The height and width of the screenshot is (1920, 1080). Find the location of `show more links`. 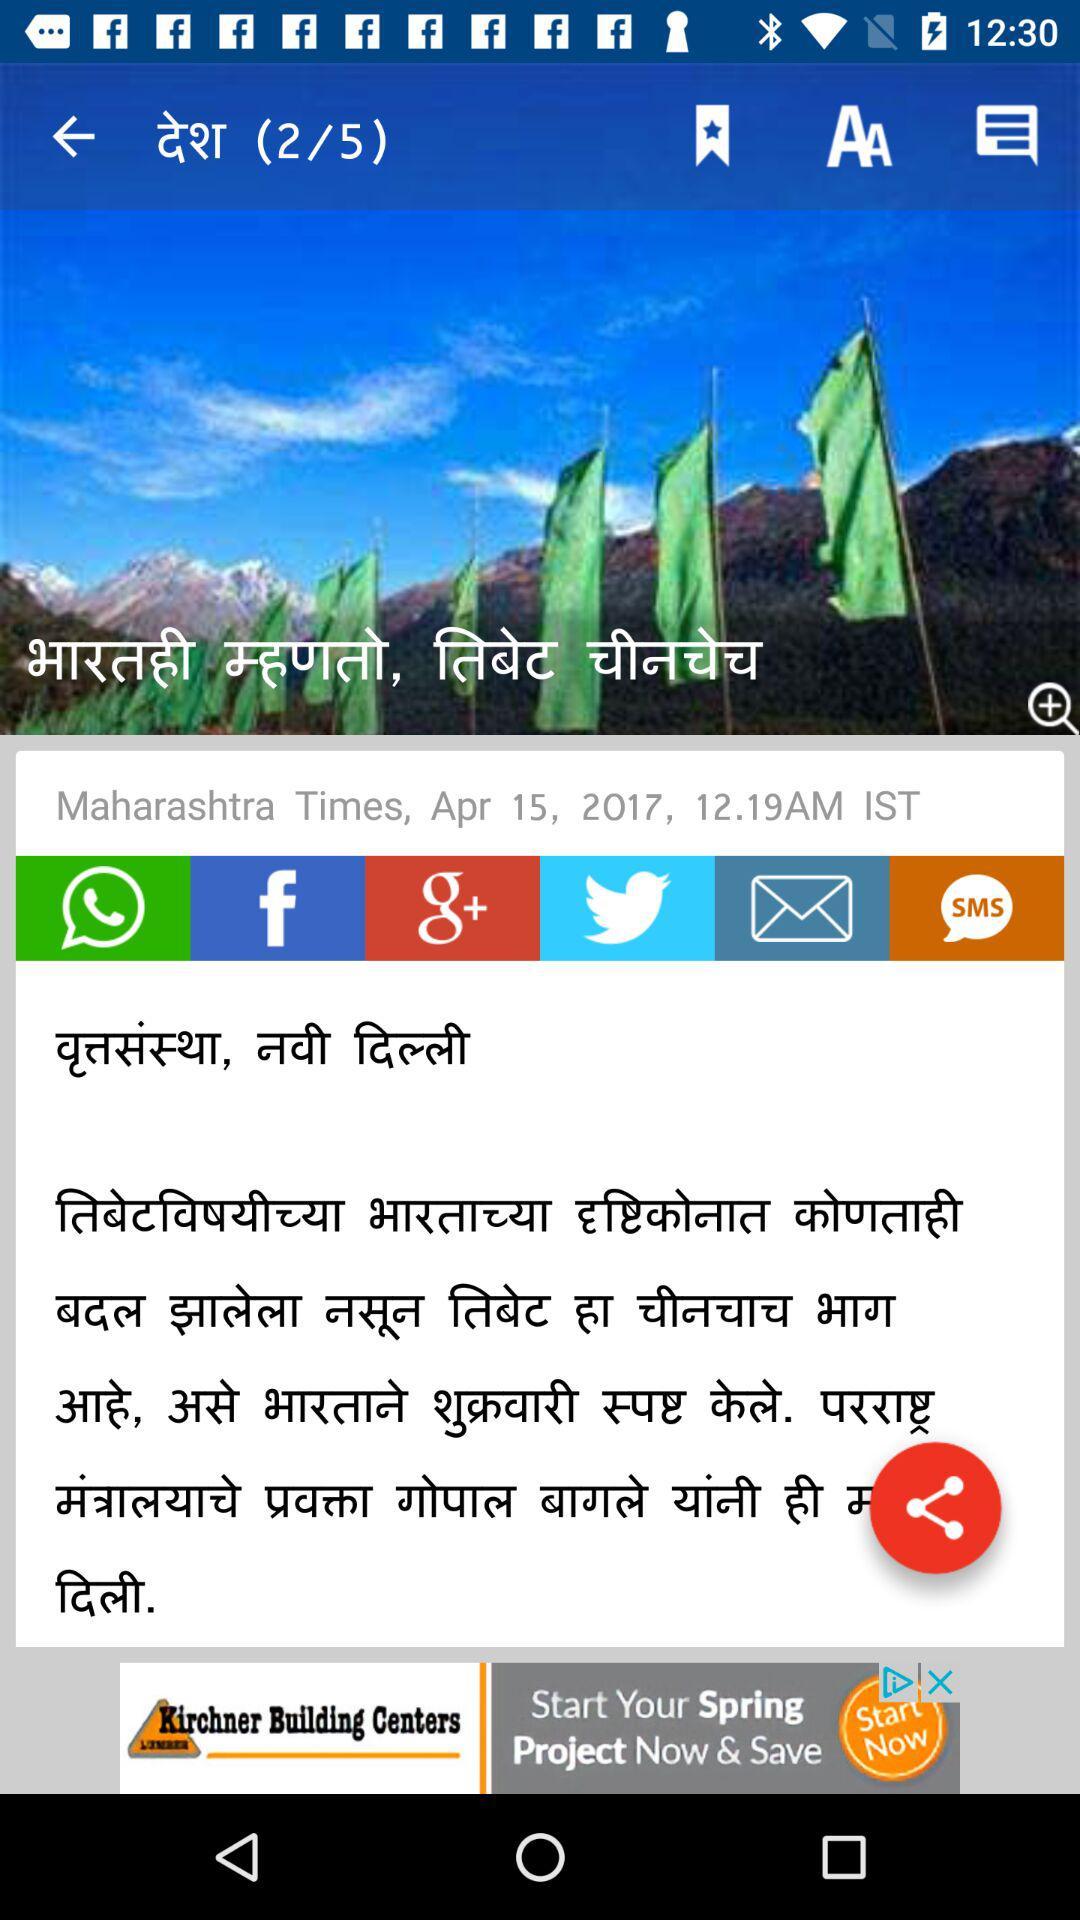

show more links is located at coordinates (935, 1518).